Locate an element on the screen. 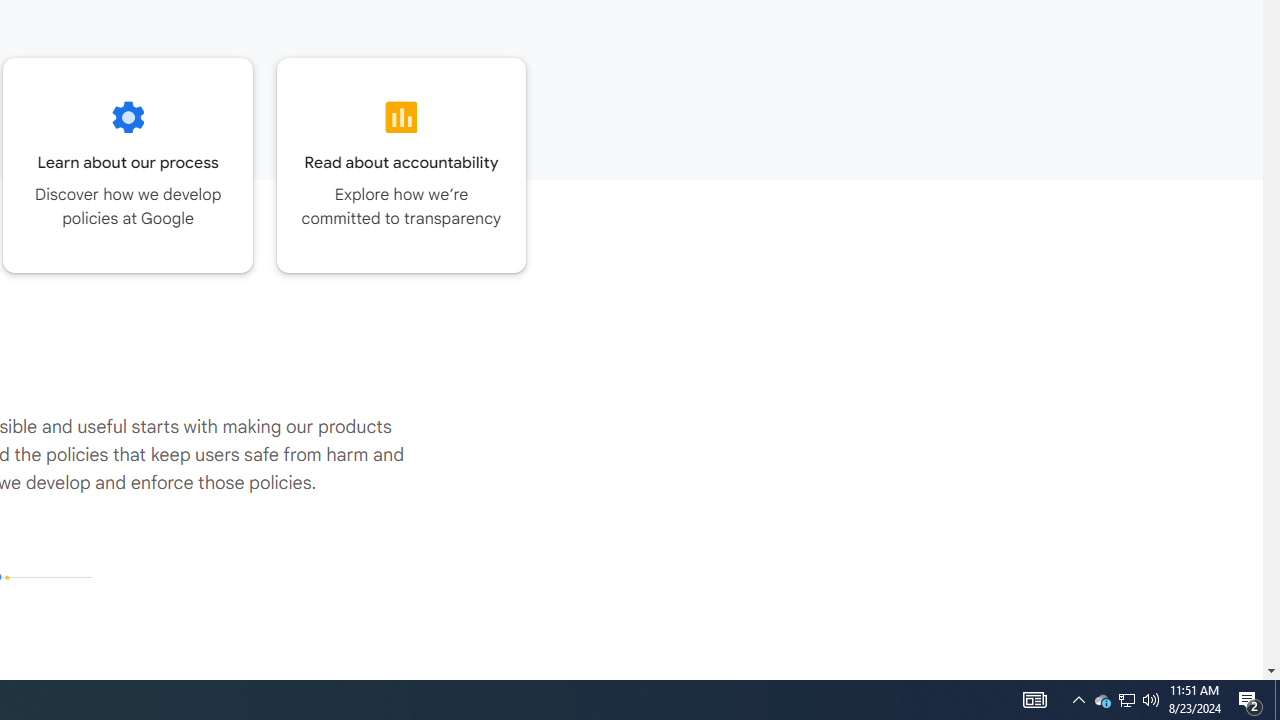  'Go to the Our process page' is located at coordinates (127, 164).